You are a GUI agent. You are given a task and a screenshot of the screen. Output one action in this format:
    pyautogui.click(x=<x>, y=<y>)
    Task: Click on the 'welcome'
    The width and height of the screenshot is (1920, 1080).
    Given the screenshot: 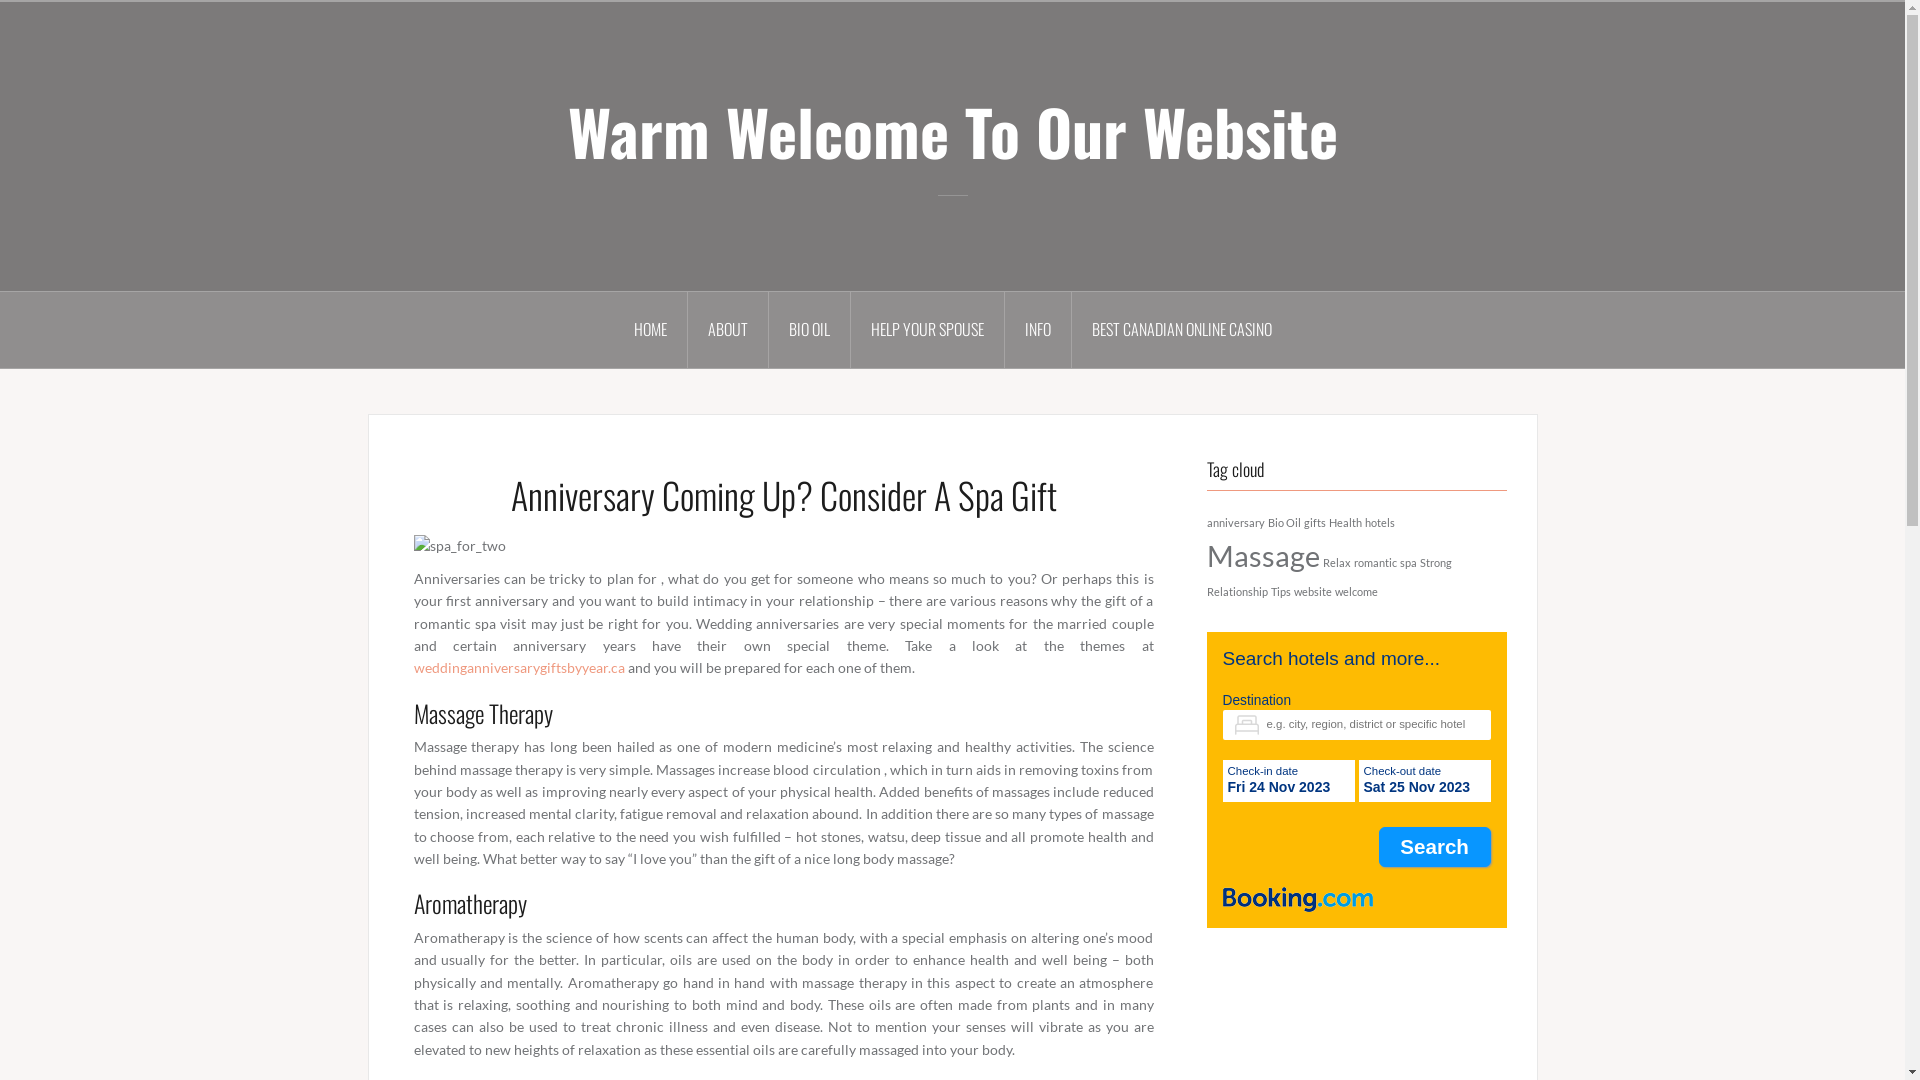 What is the action you would take?
    pyautogui.click(x=1355, y=590)
    